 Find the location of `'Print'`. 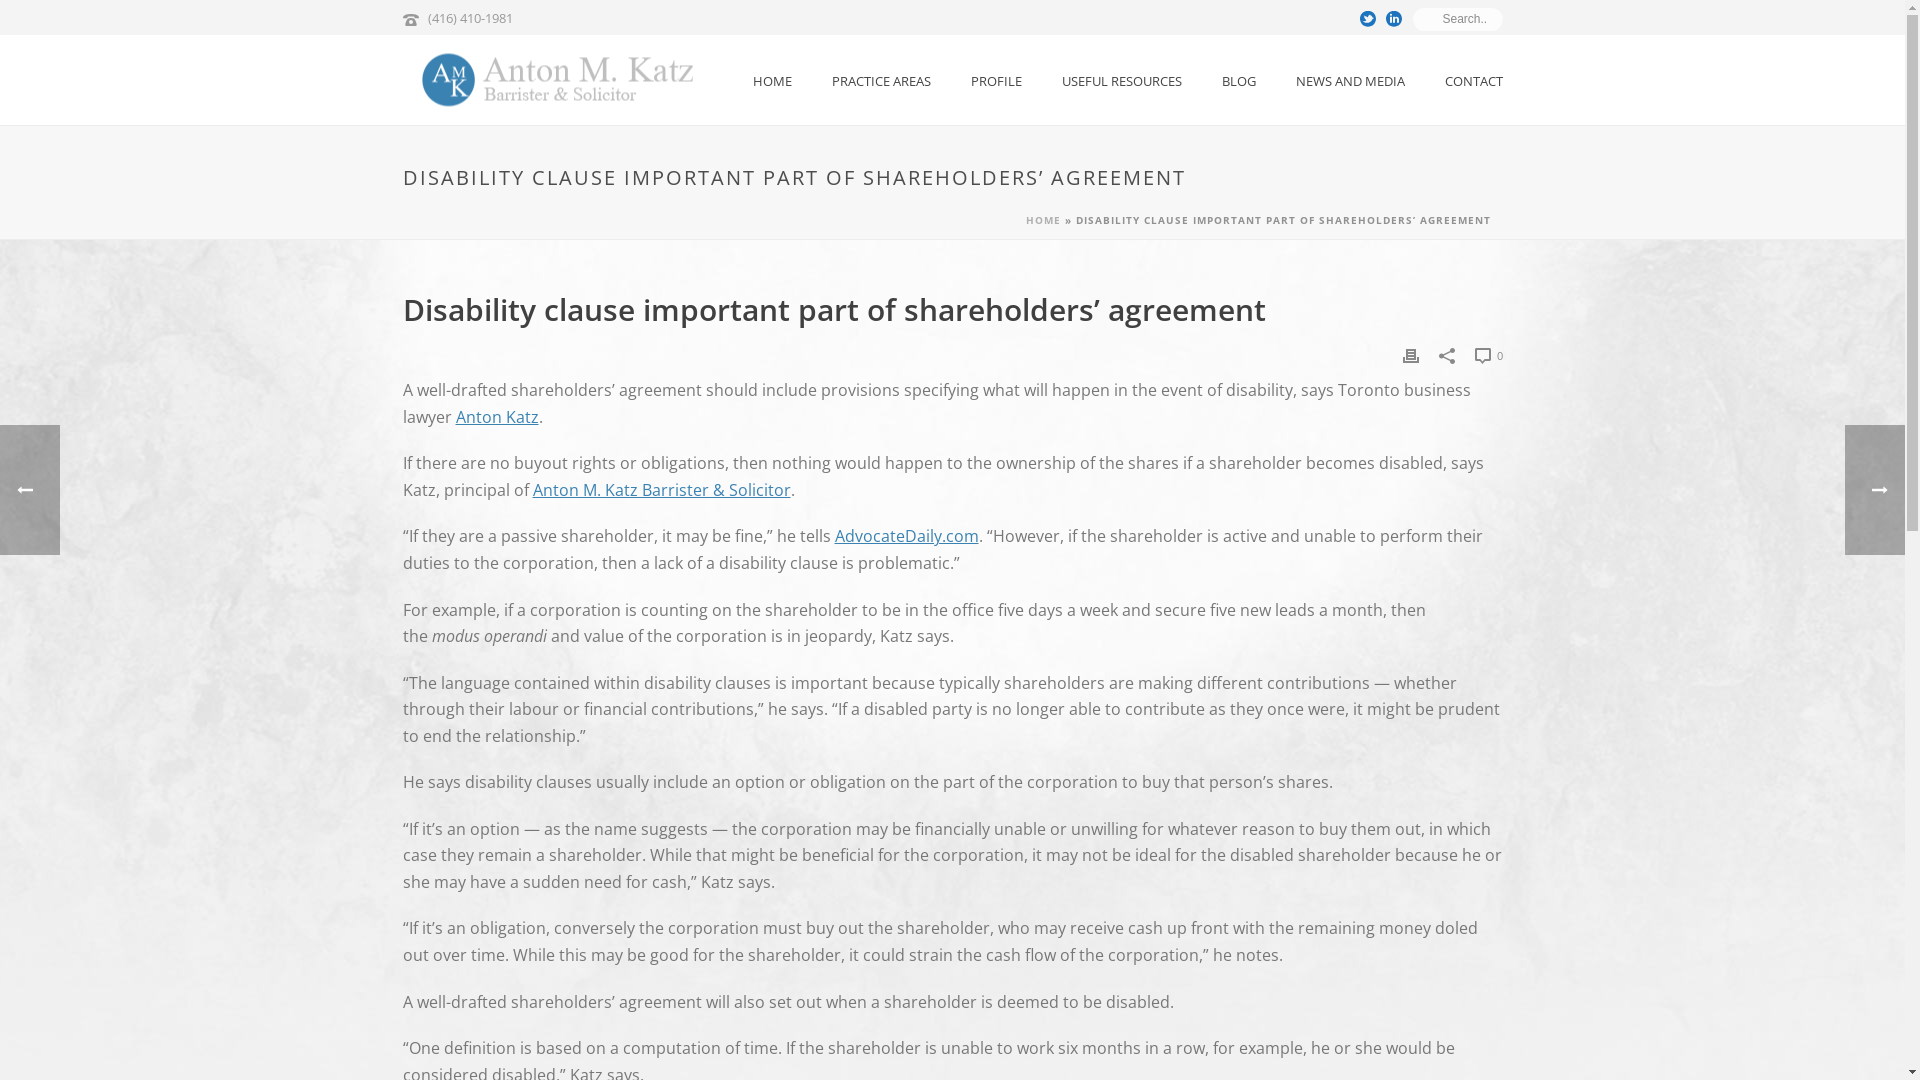

'Print' is located at coordinates (1409, 353).